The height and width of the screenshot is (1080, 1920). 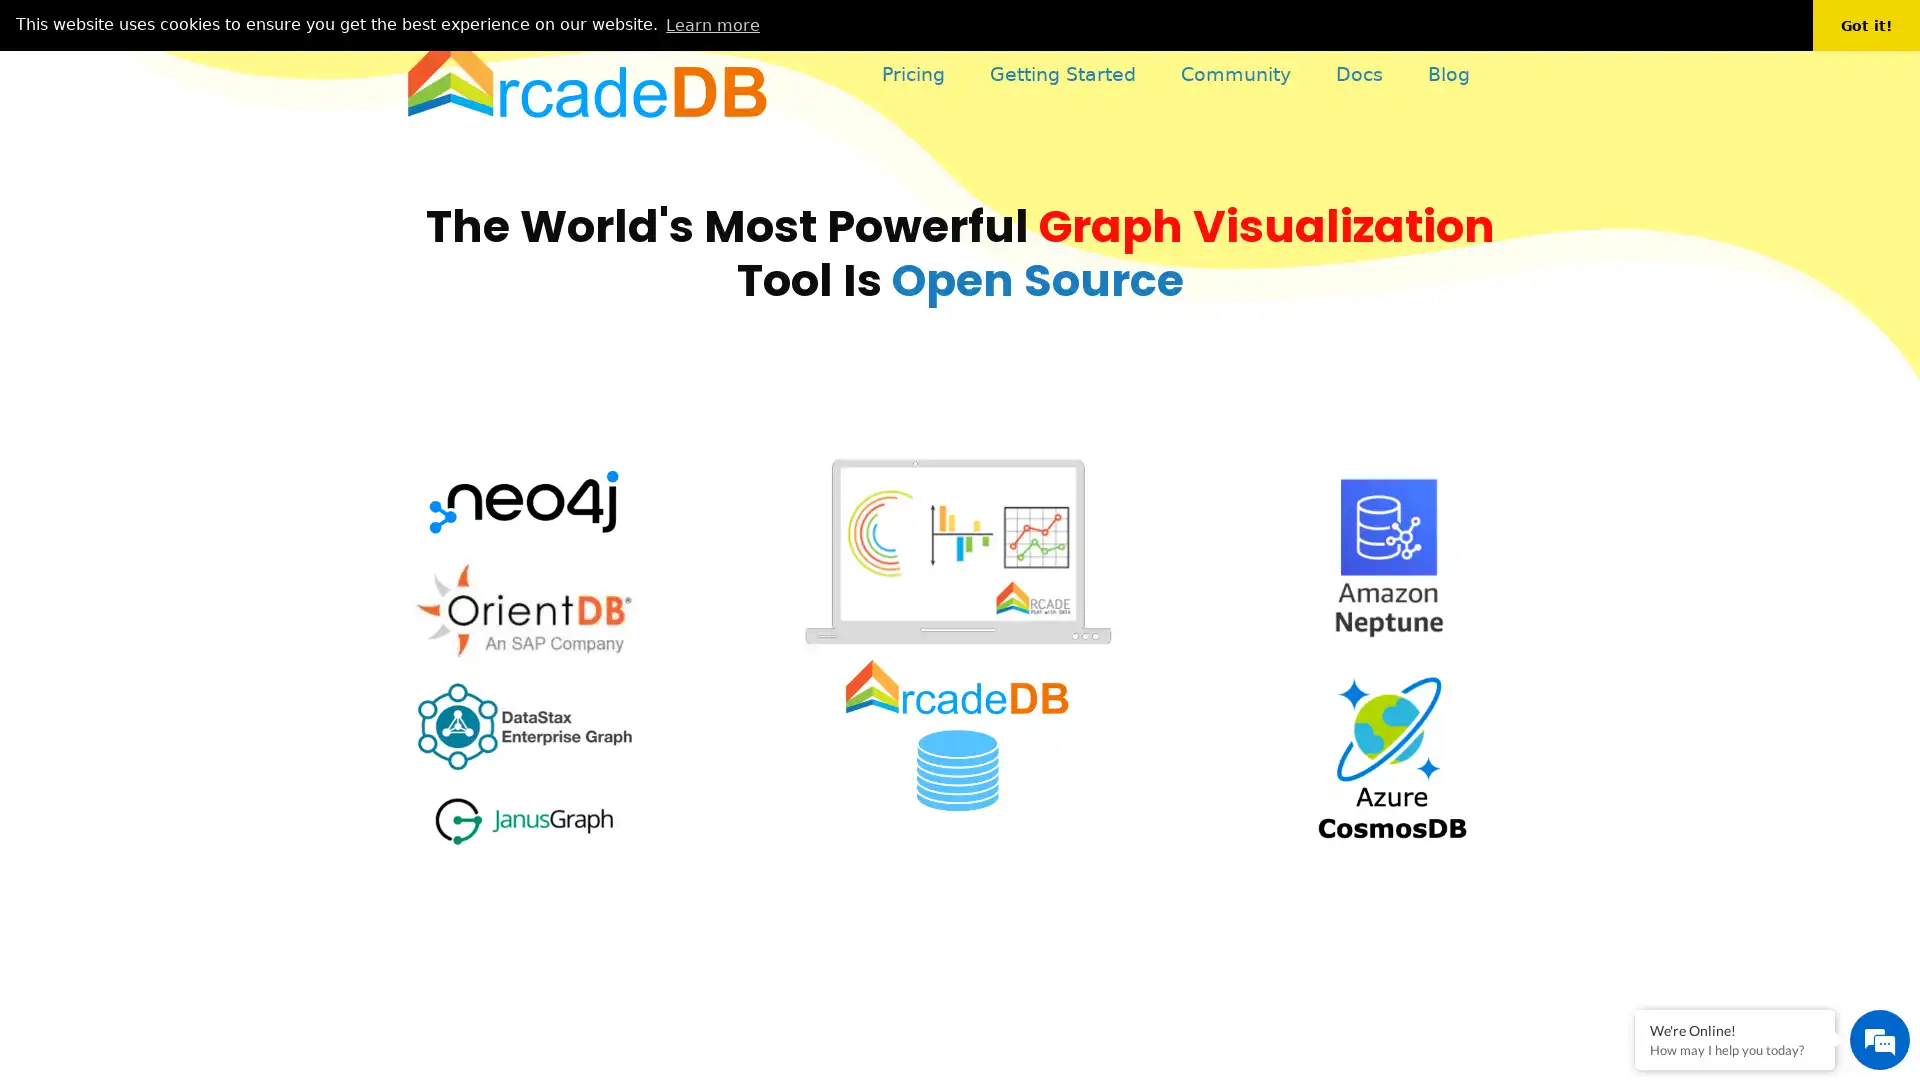 I want to click on learn more about cookies, so click(x=713, y=24).